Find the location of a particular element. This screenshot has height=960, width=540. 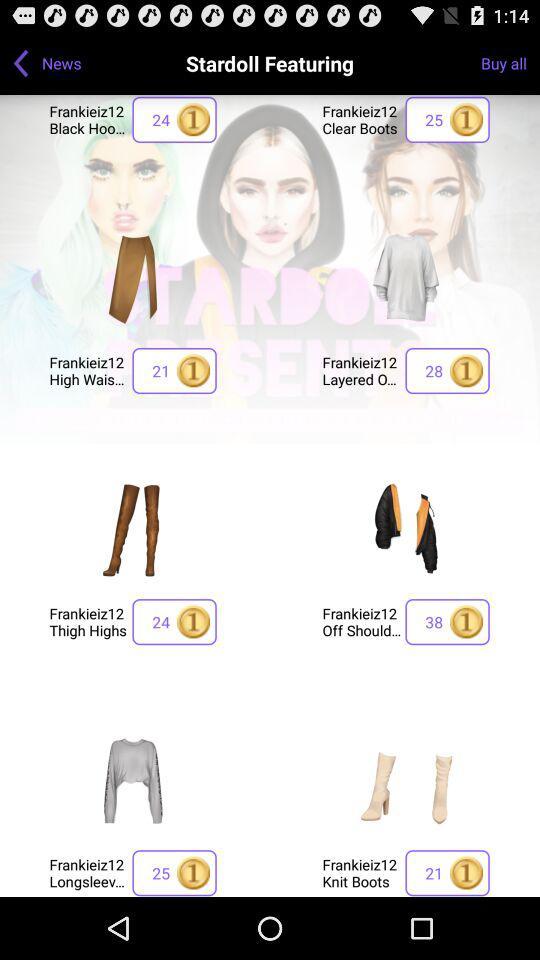

the buy all icon is located at coordinates (510, 62).